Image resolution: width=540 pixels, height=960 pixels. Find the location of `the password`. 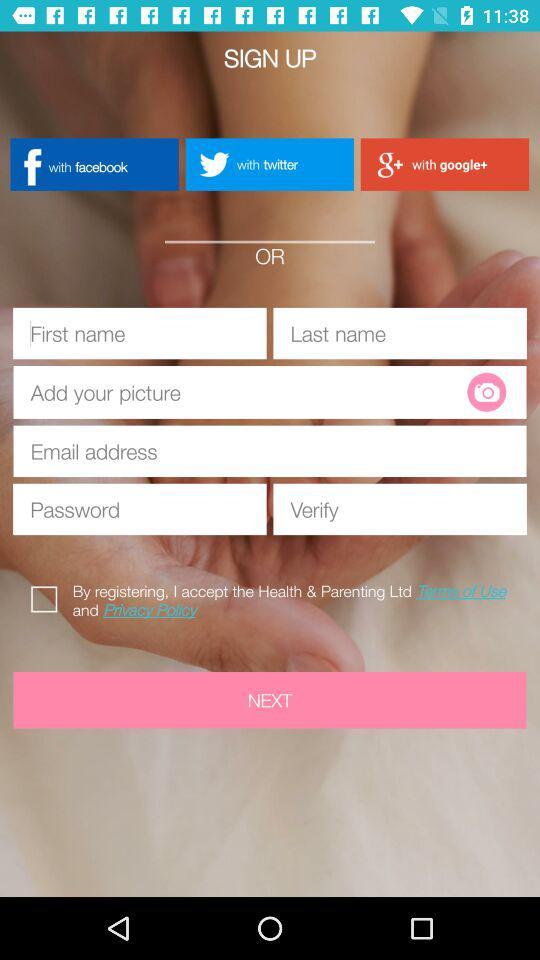

the password is located at coordinates (138, 508).